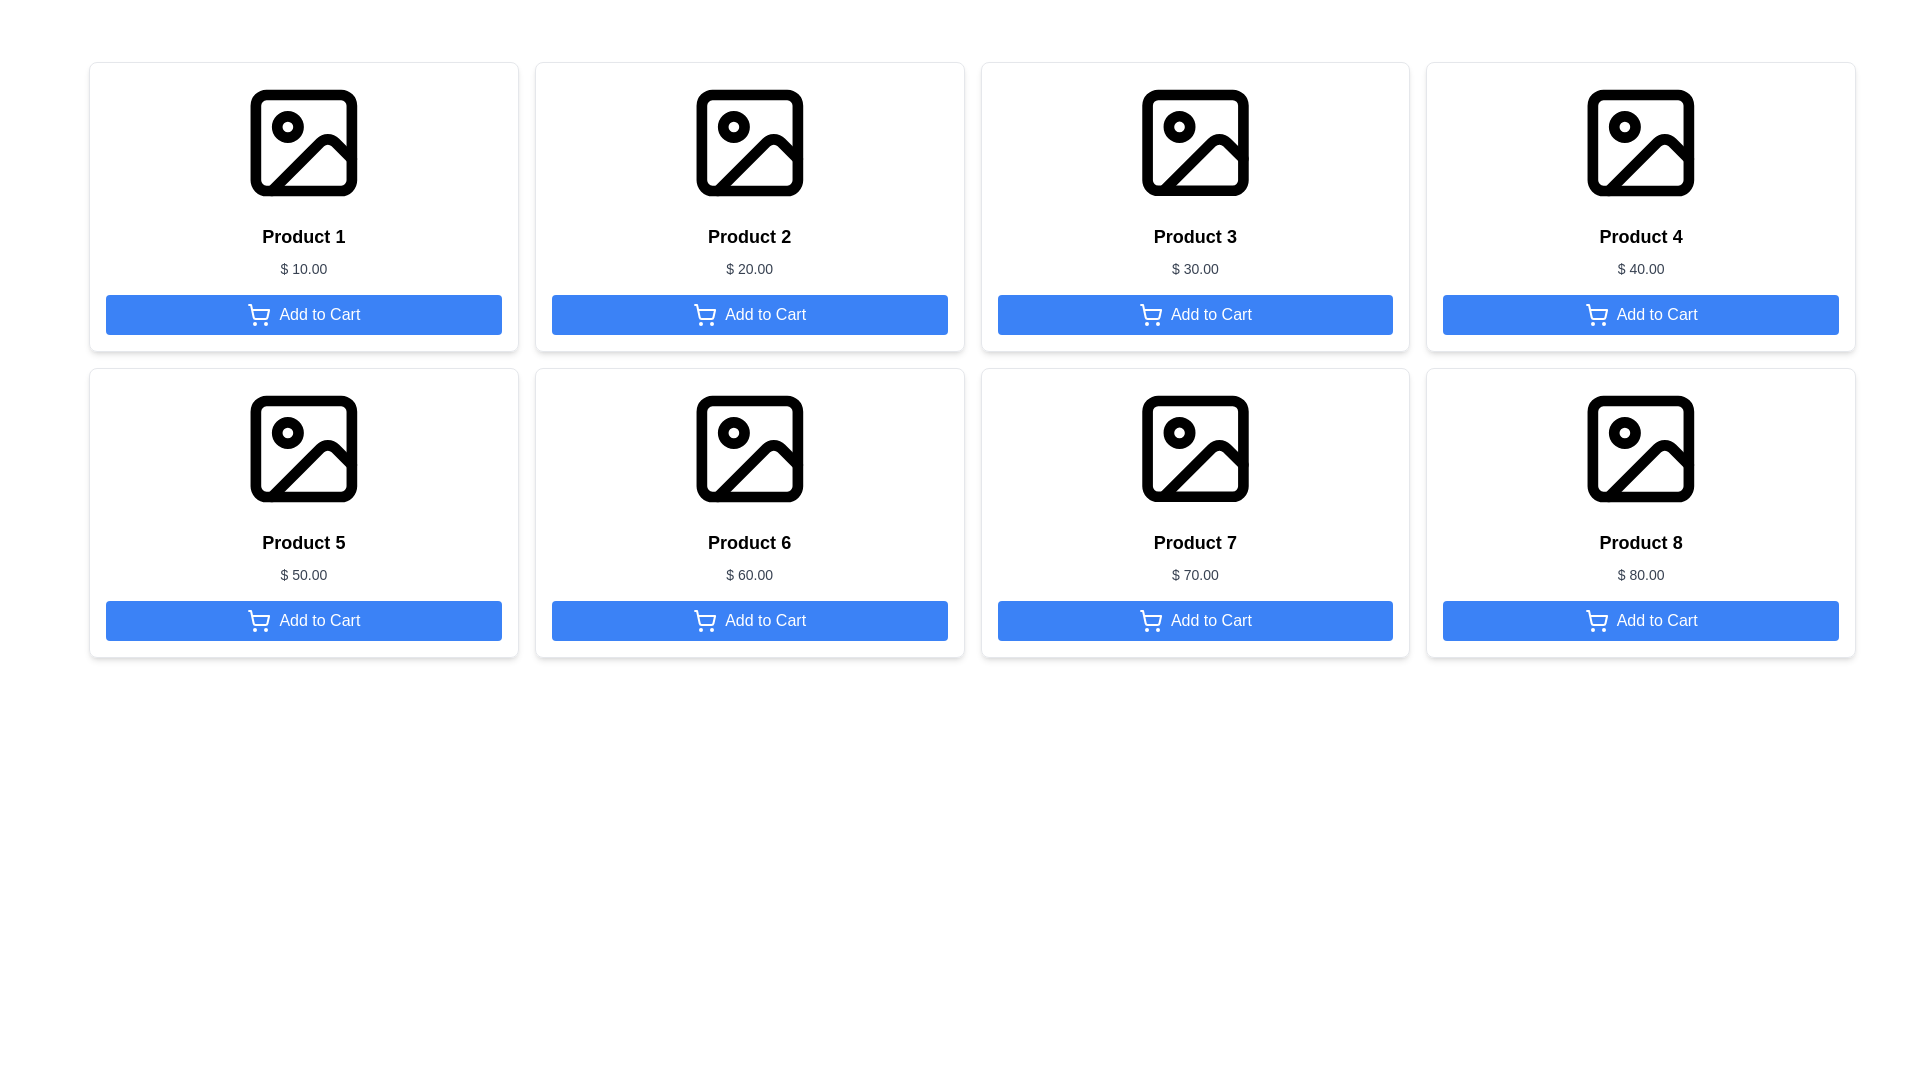 The height and width of the screenshot is (1080, 1920). Describe the element at coordinates (1641, 512) in the screenshot. I see `the image placeholder of the product display card showcasing 'Product 8' priced at $80.00, located in the fourth column of the second row` at that location.